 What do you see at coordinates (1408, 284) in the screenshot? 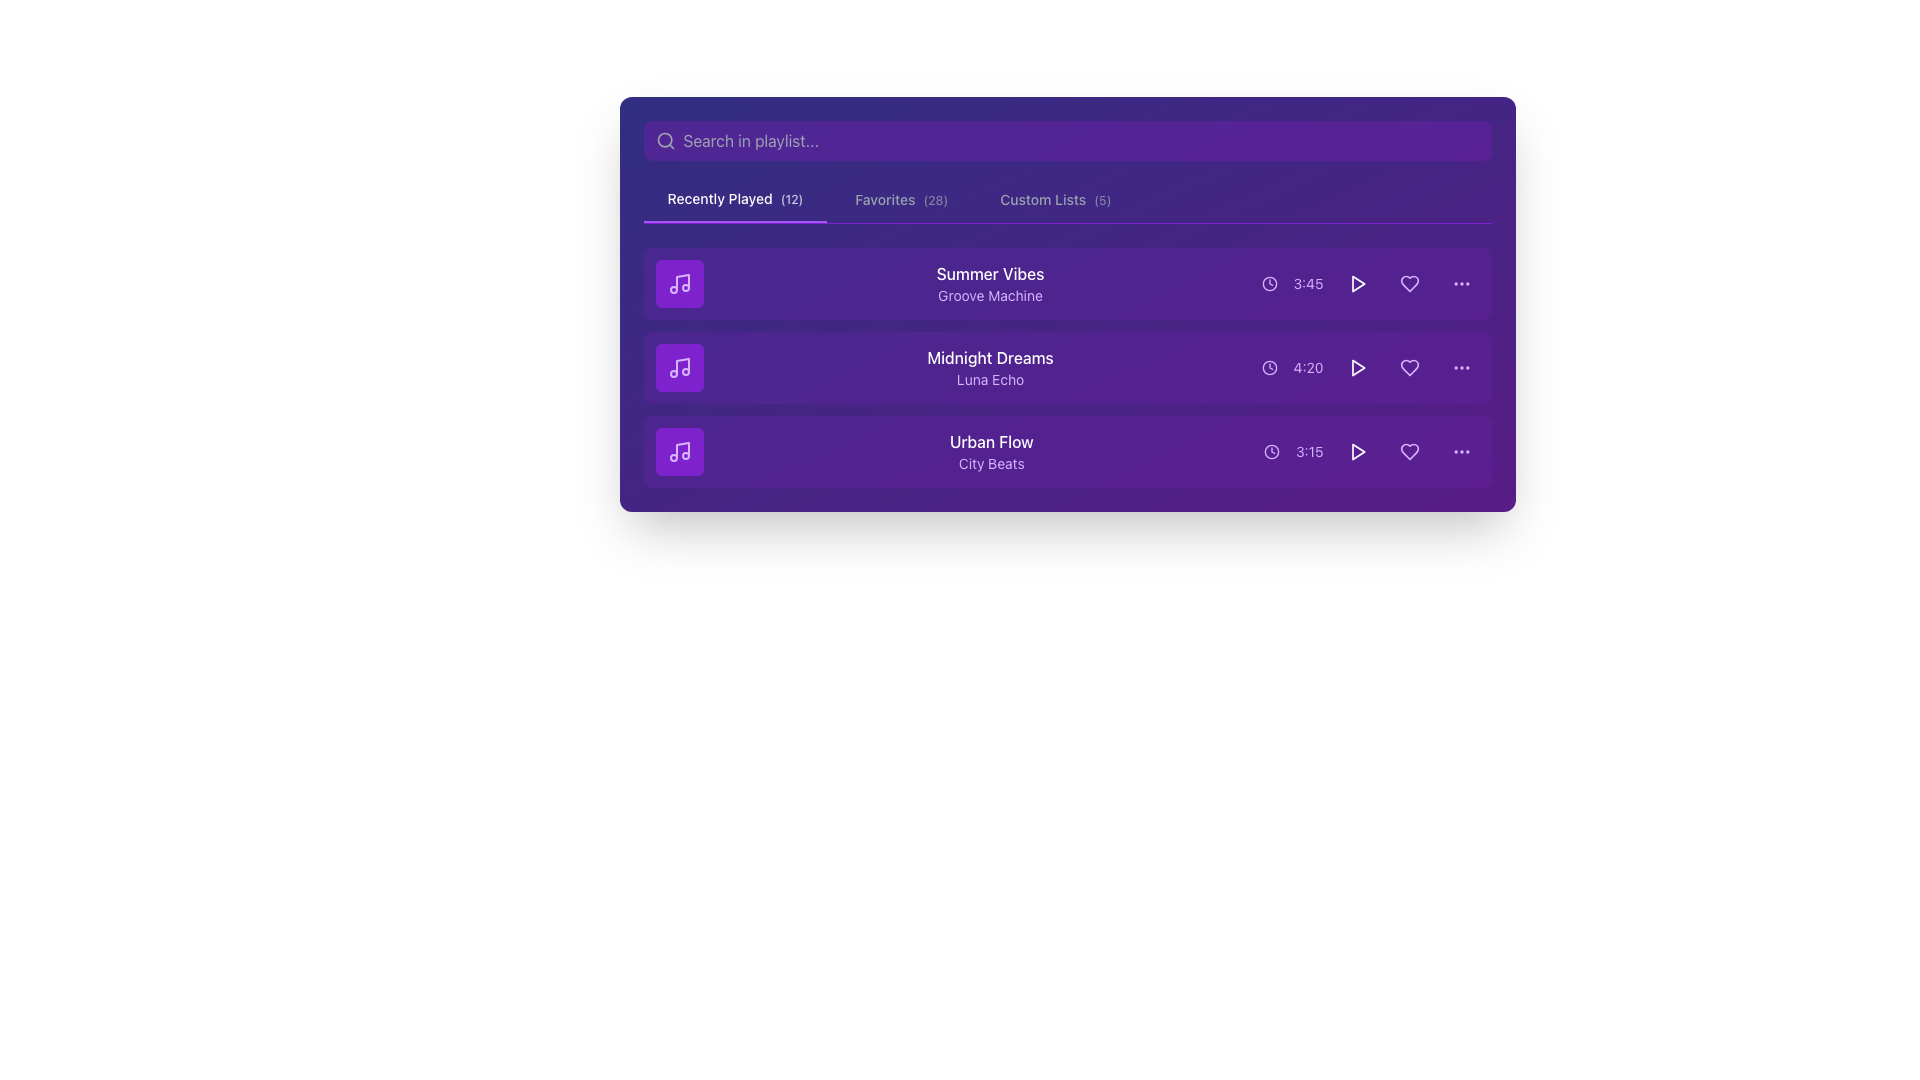
I see `the heart-shaped icon with a purple outline` at bounding box center [1408, 284].